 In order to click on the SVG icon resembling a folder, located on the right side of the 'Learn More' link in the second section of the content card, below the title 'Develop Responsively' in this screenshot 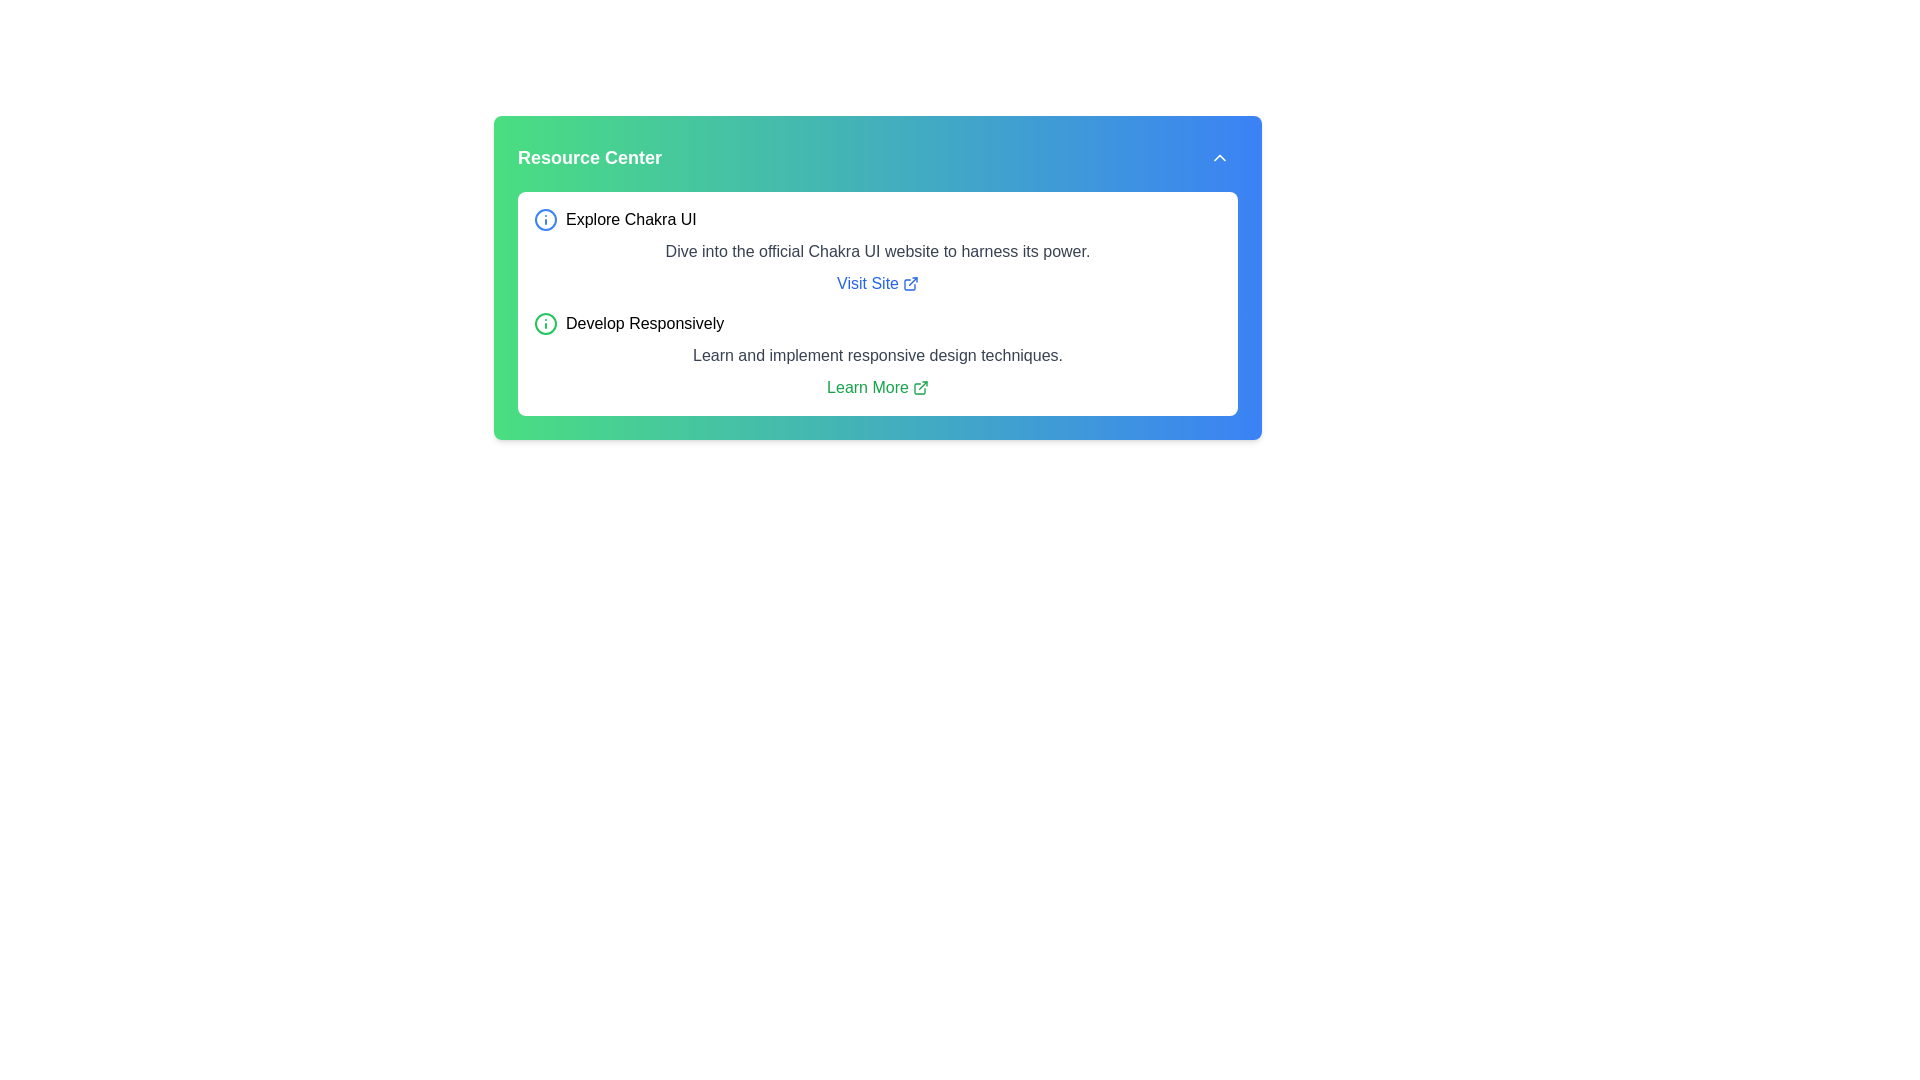, I will do `click(918, 389)`.